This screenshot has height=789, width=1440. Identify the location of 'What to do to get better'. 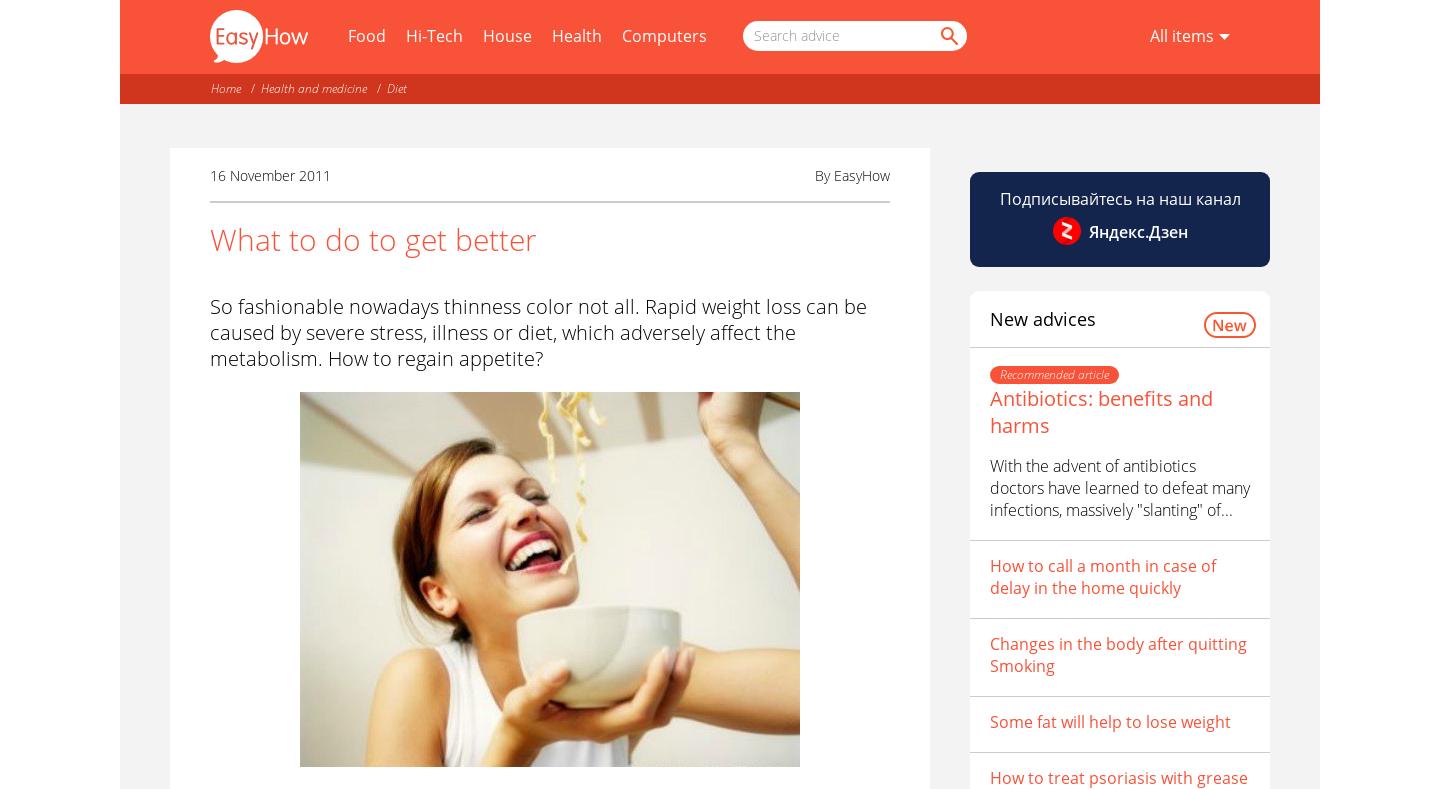
(371, 239).